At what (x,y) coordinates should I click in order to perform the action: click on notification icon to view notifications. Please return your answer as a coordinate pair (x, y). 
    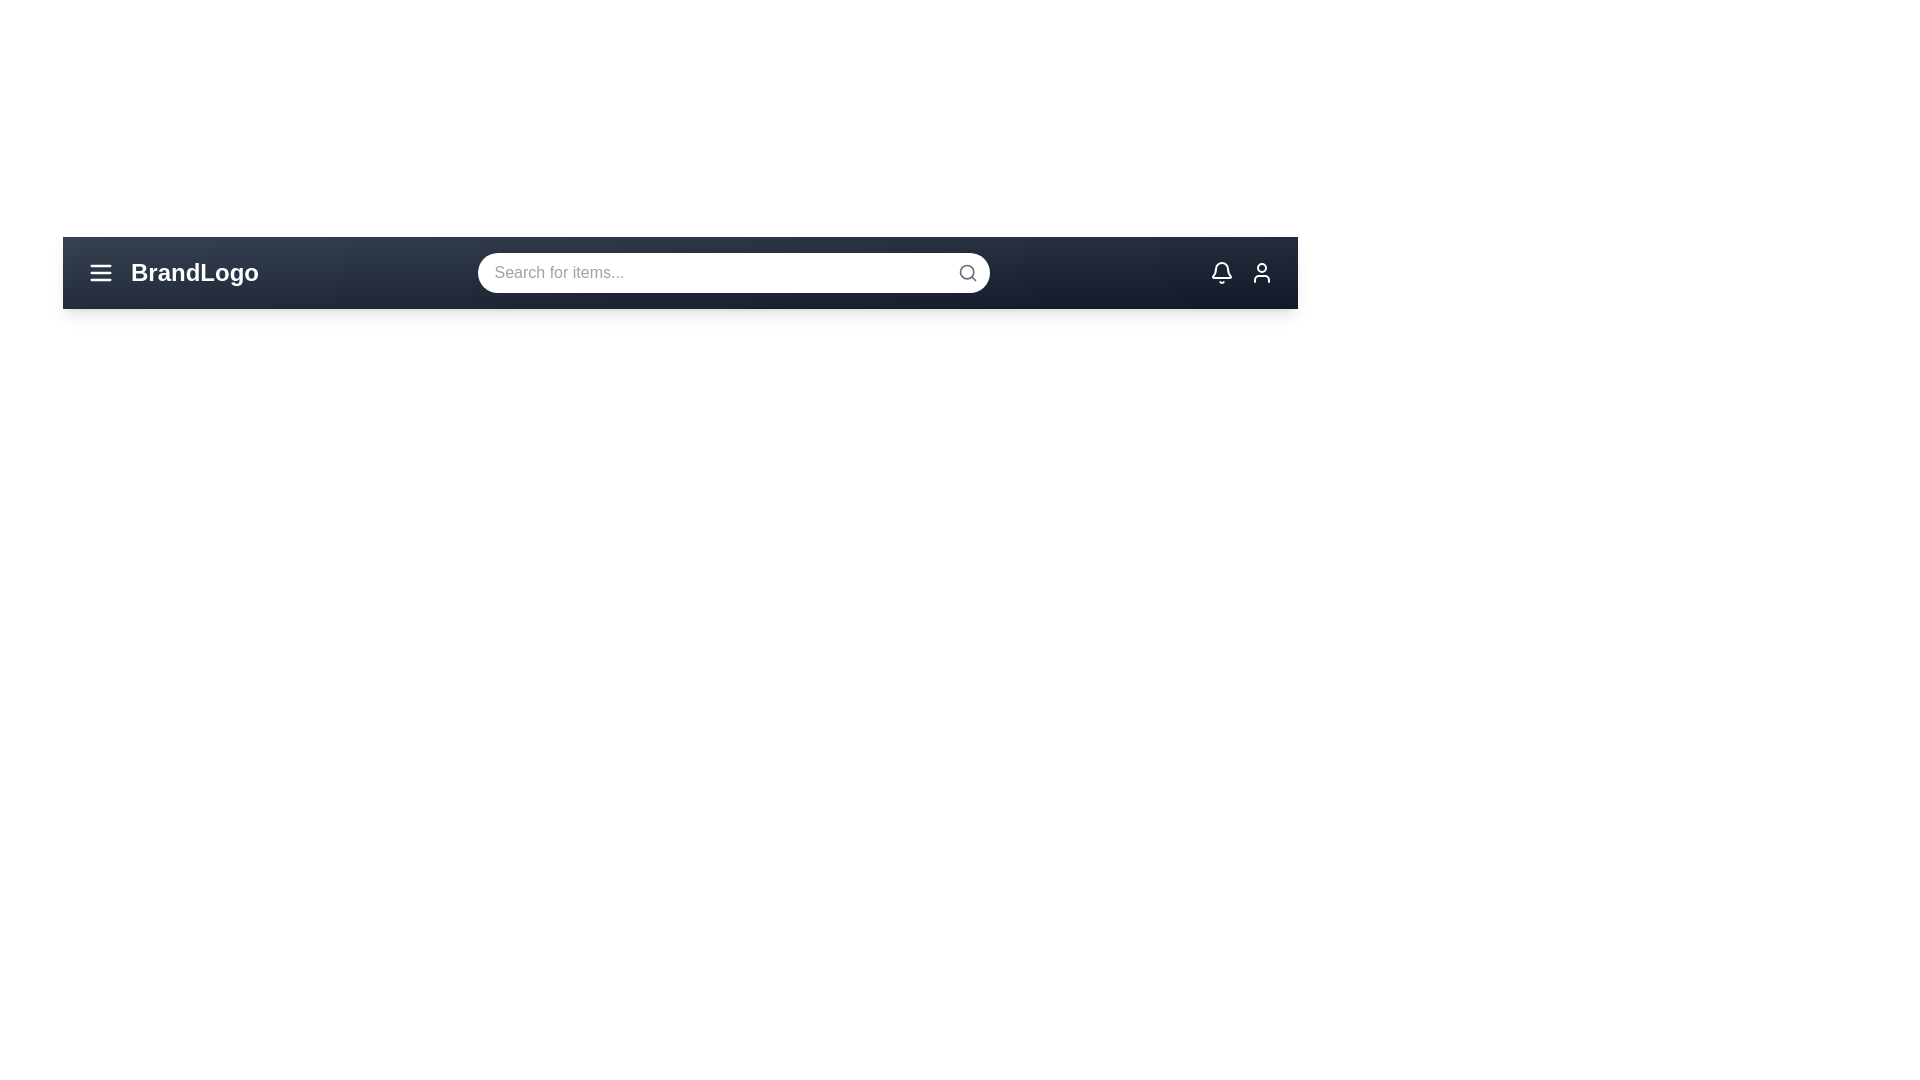
    Looking at the image, I should click on (1220, 273).